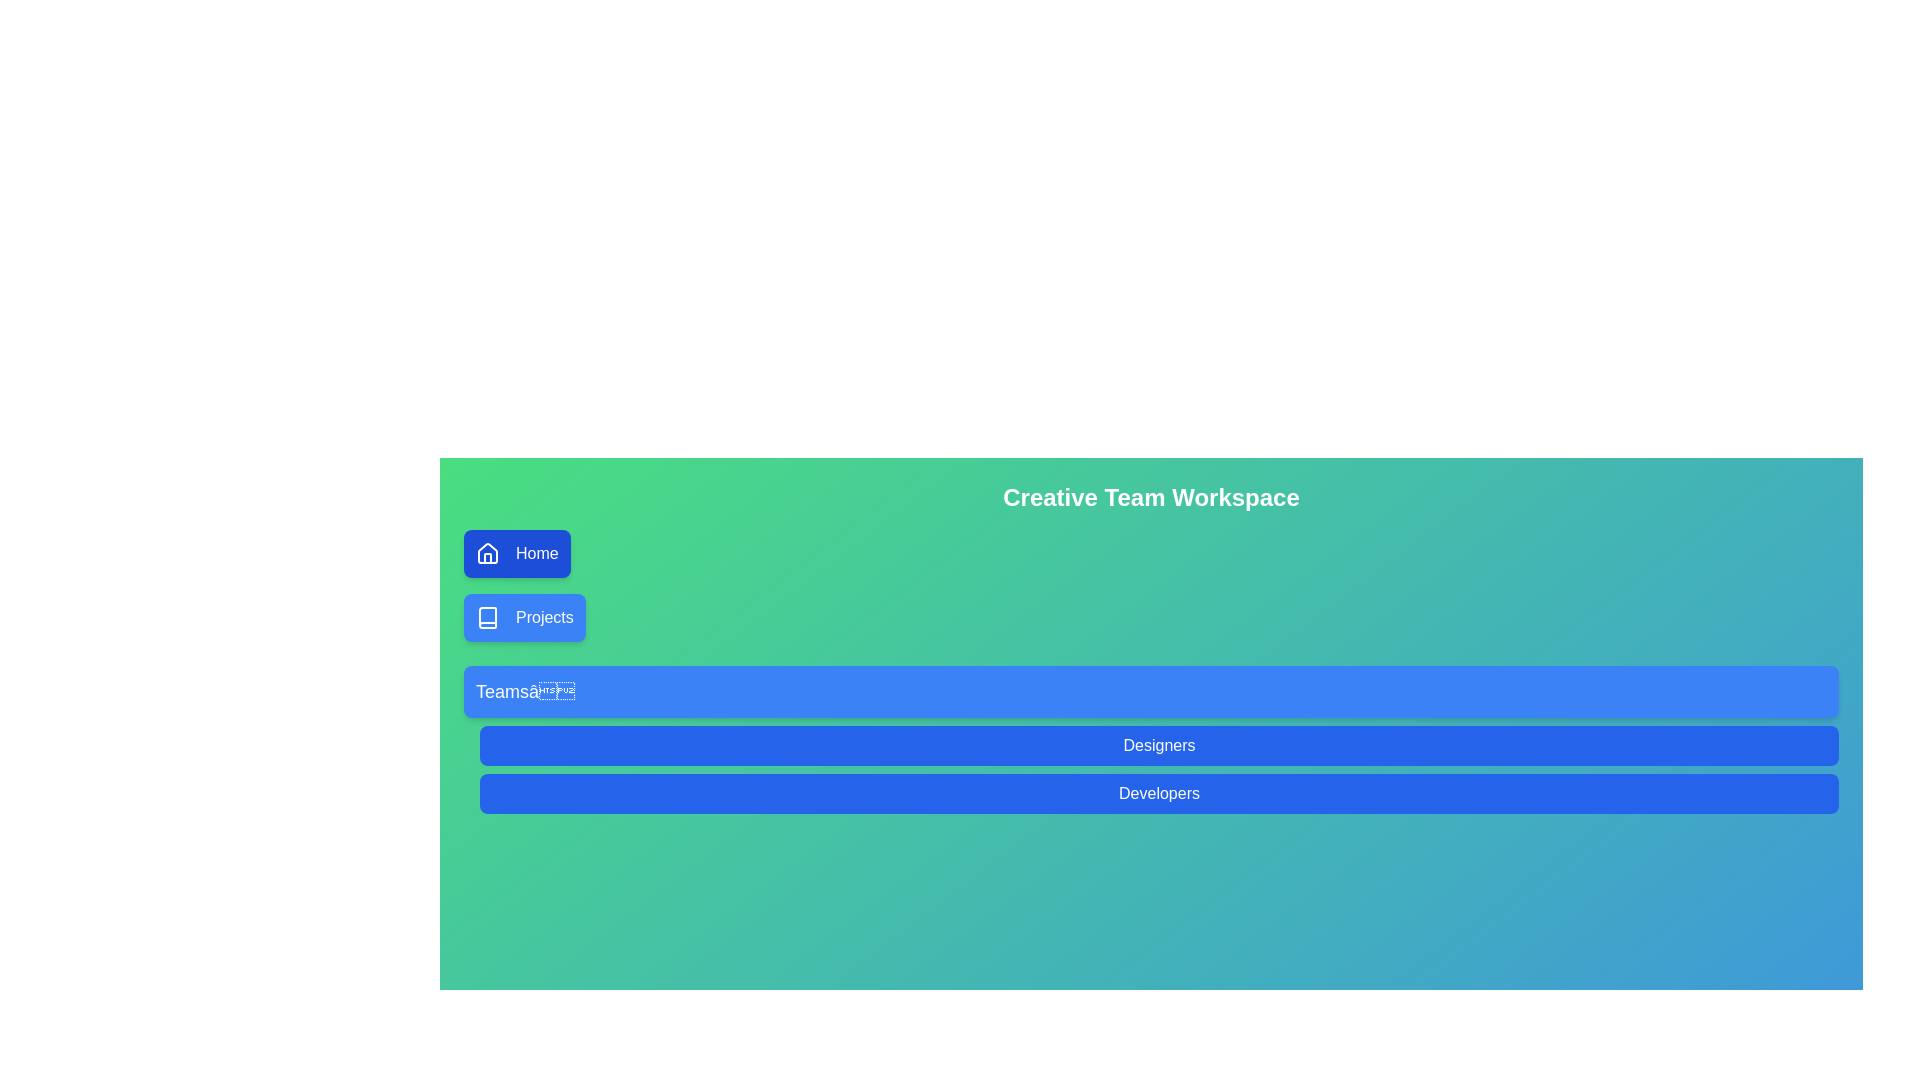 Image resolution: width=1920 pixels, height=1080 pixels. I want to click on the 'Projects' text label, which is displayed in white text on a vibrant blue background and is part of a rounded rectangular button, located to the right of an icon in the second menu option, so click(544, 616).